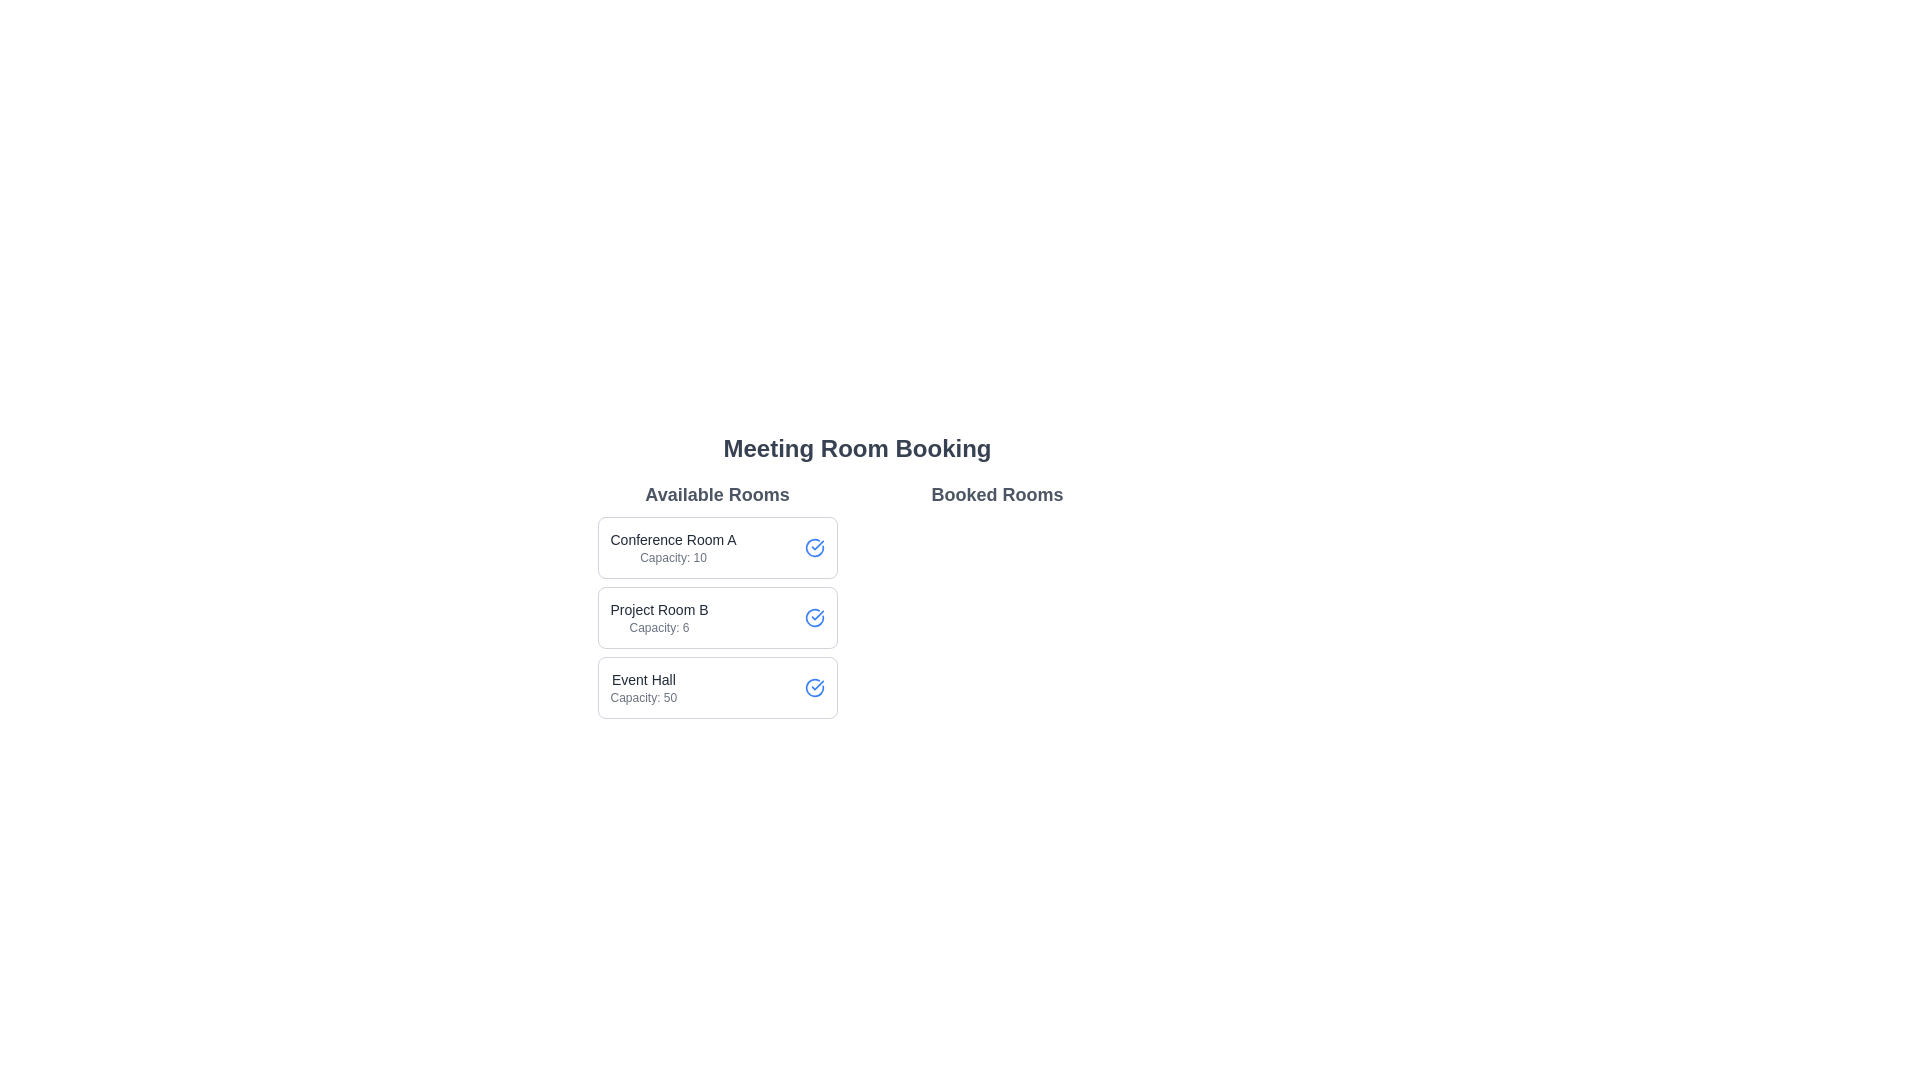 The width and height of the screenshot is (1920, 1080). What do you see at coordinates (717, 547) in the screenshot?
I see `the 'Conference Room A' card` at bounding box center [717, 547].